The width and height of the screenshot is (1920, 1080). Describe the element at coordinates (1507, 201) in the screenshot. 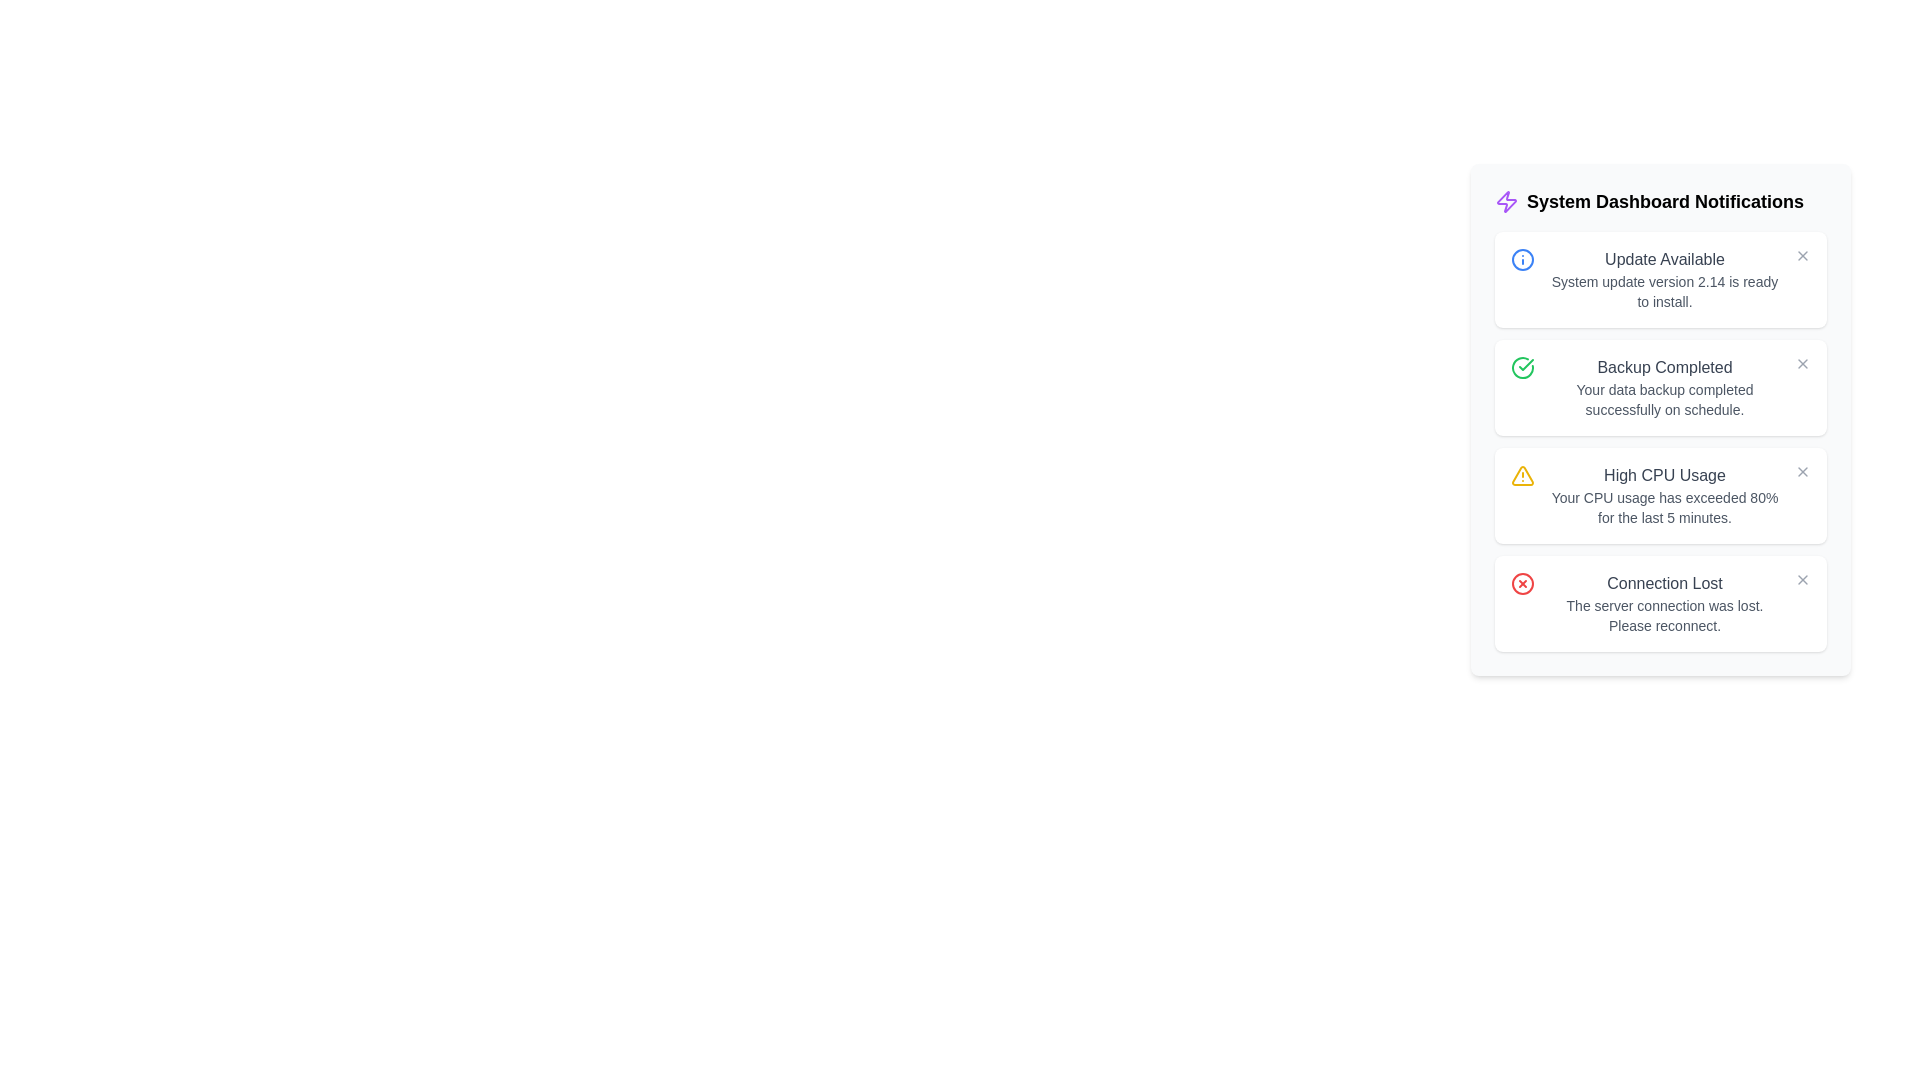

I see `the stylized lightning-bolt icon` at that location.